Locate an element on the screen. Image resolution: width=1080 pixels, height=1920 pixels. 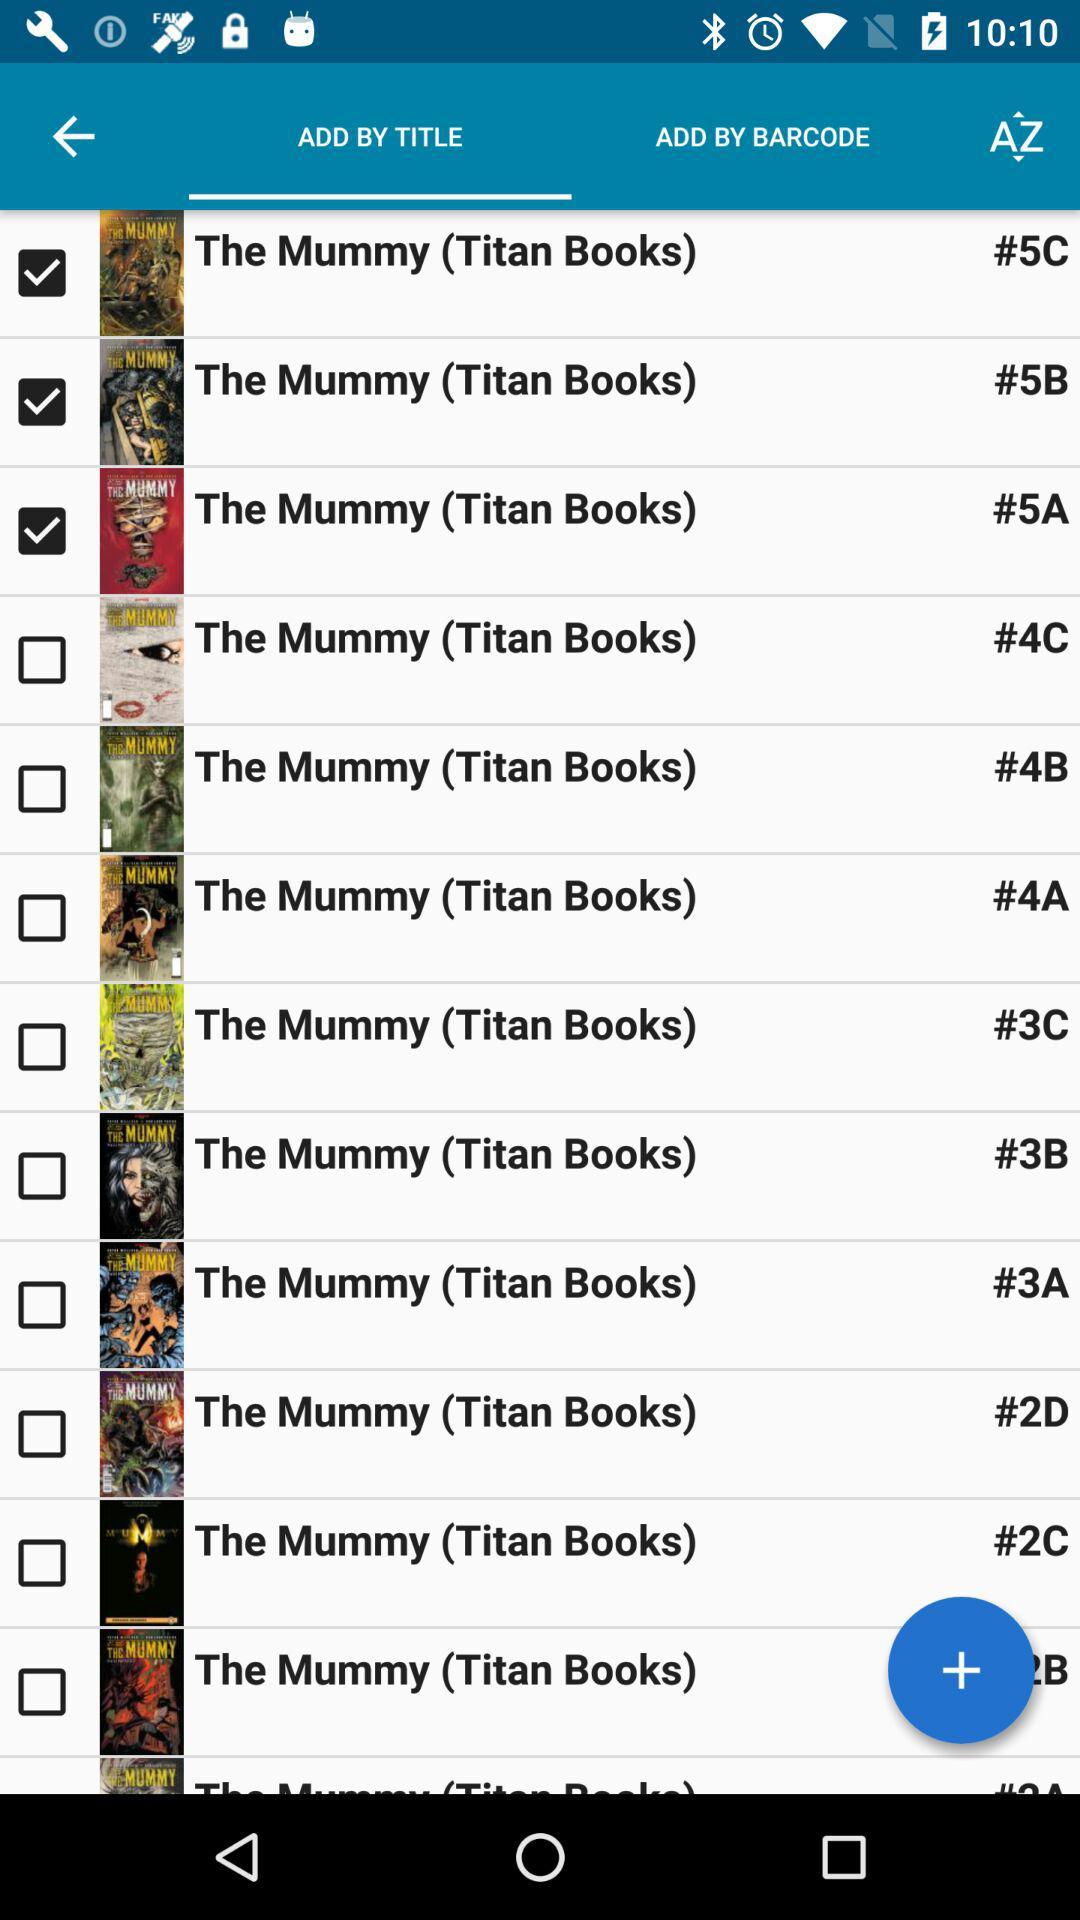
book is located at coordinates (140, 1433).